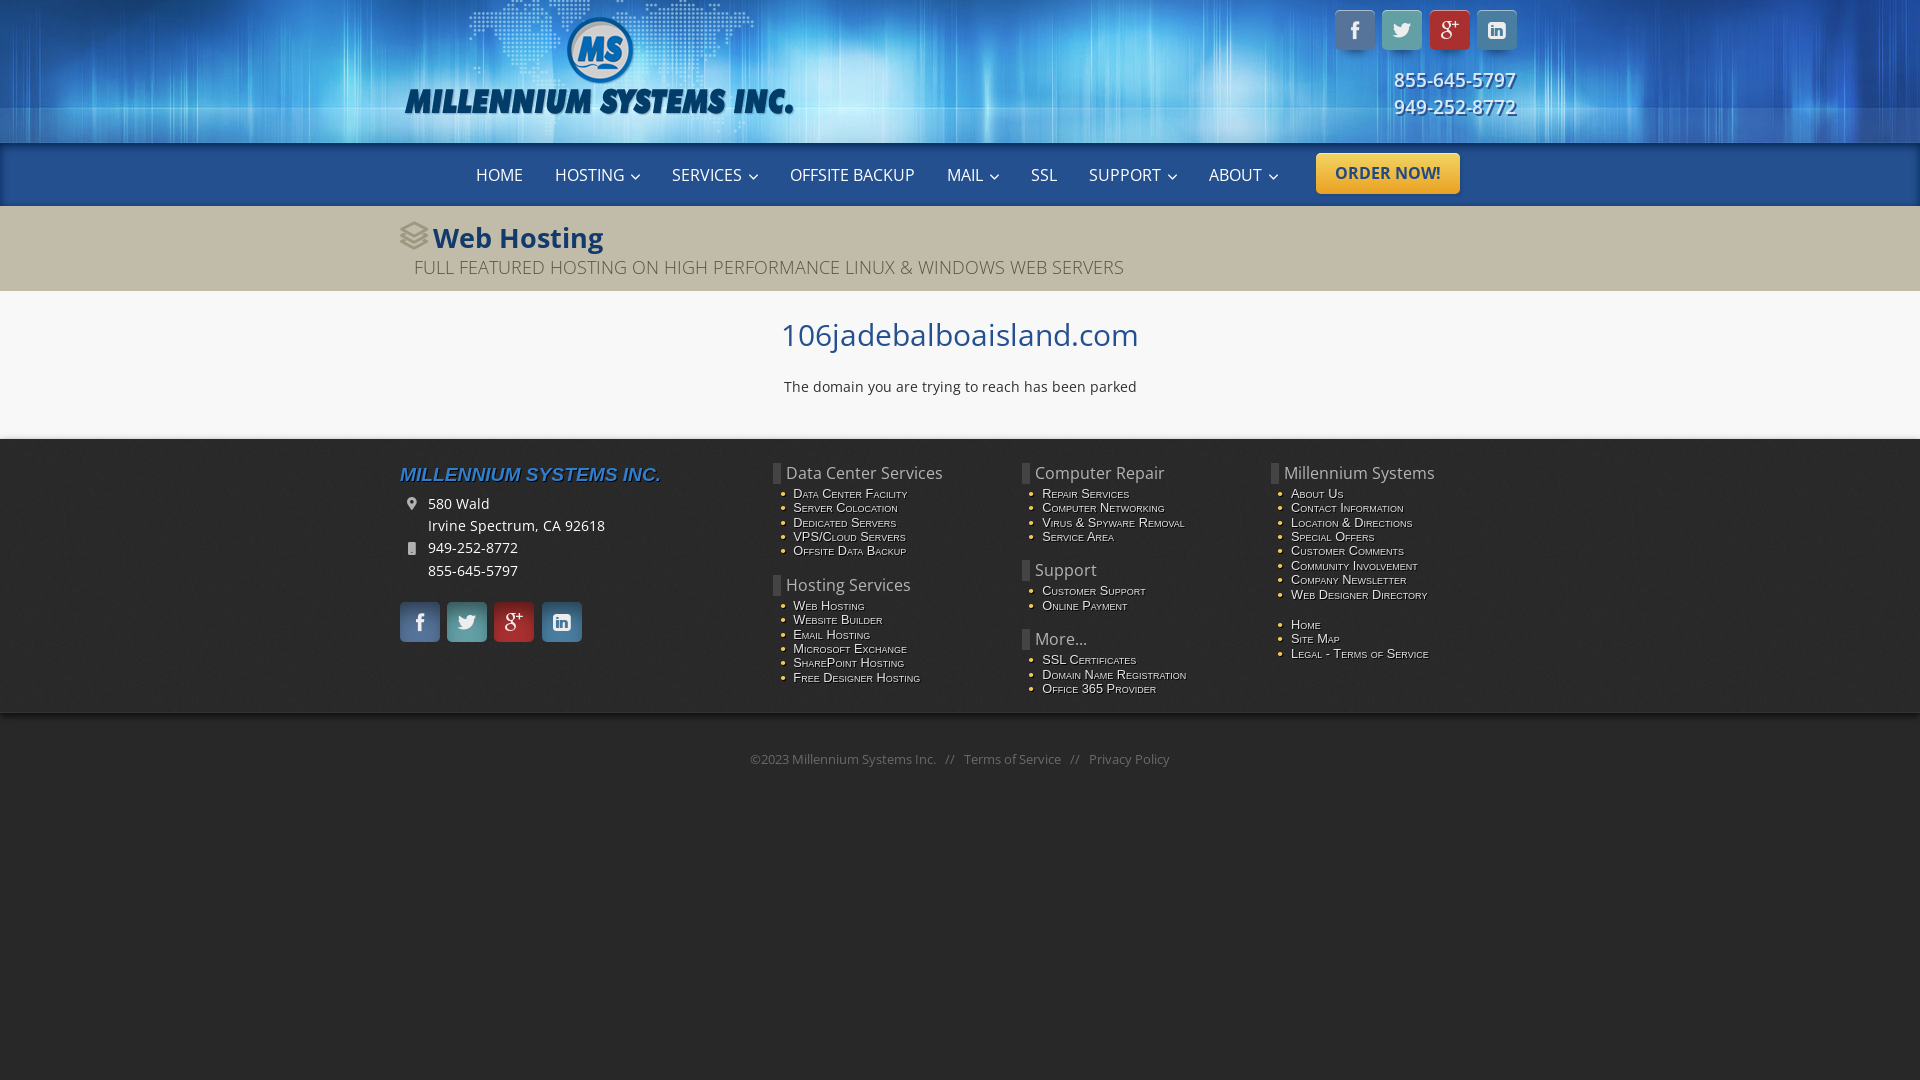  Describe the element at coordinates (973, 173) in the screenshot. I see `'MAIL'` at that location.